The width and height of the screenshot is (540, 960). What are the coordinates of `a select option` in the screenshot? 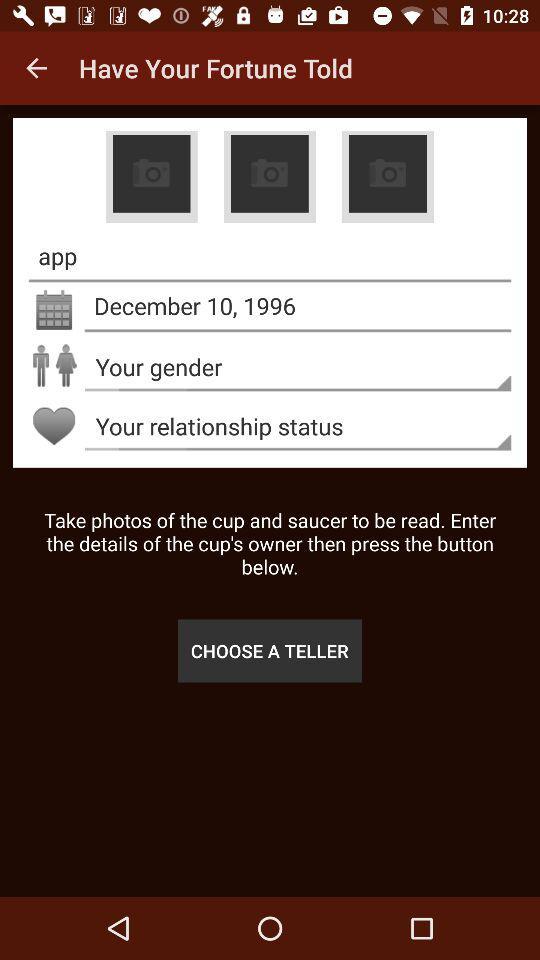 It's located at (269, 176).